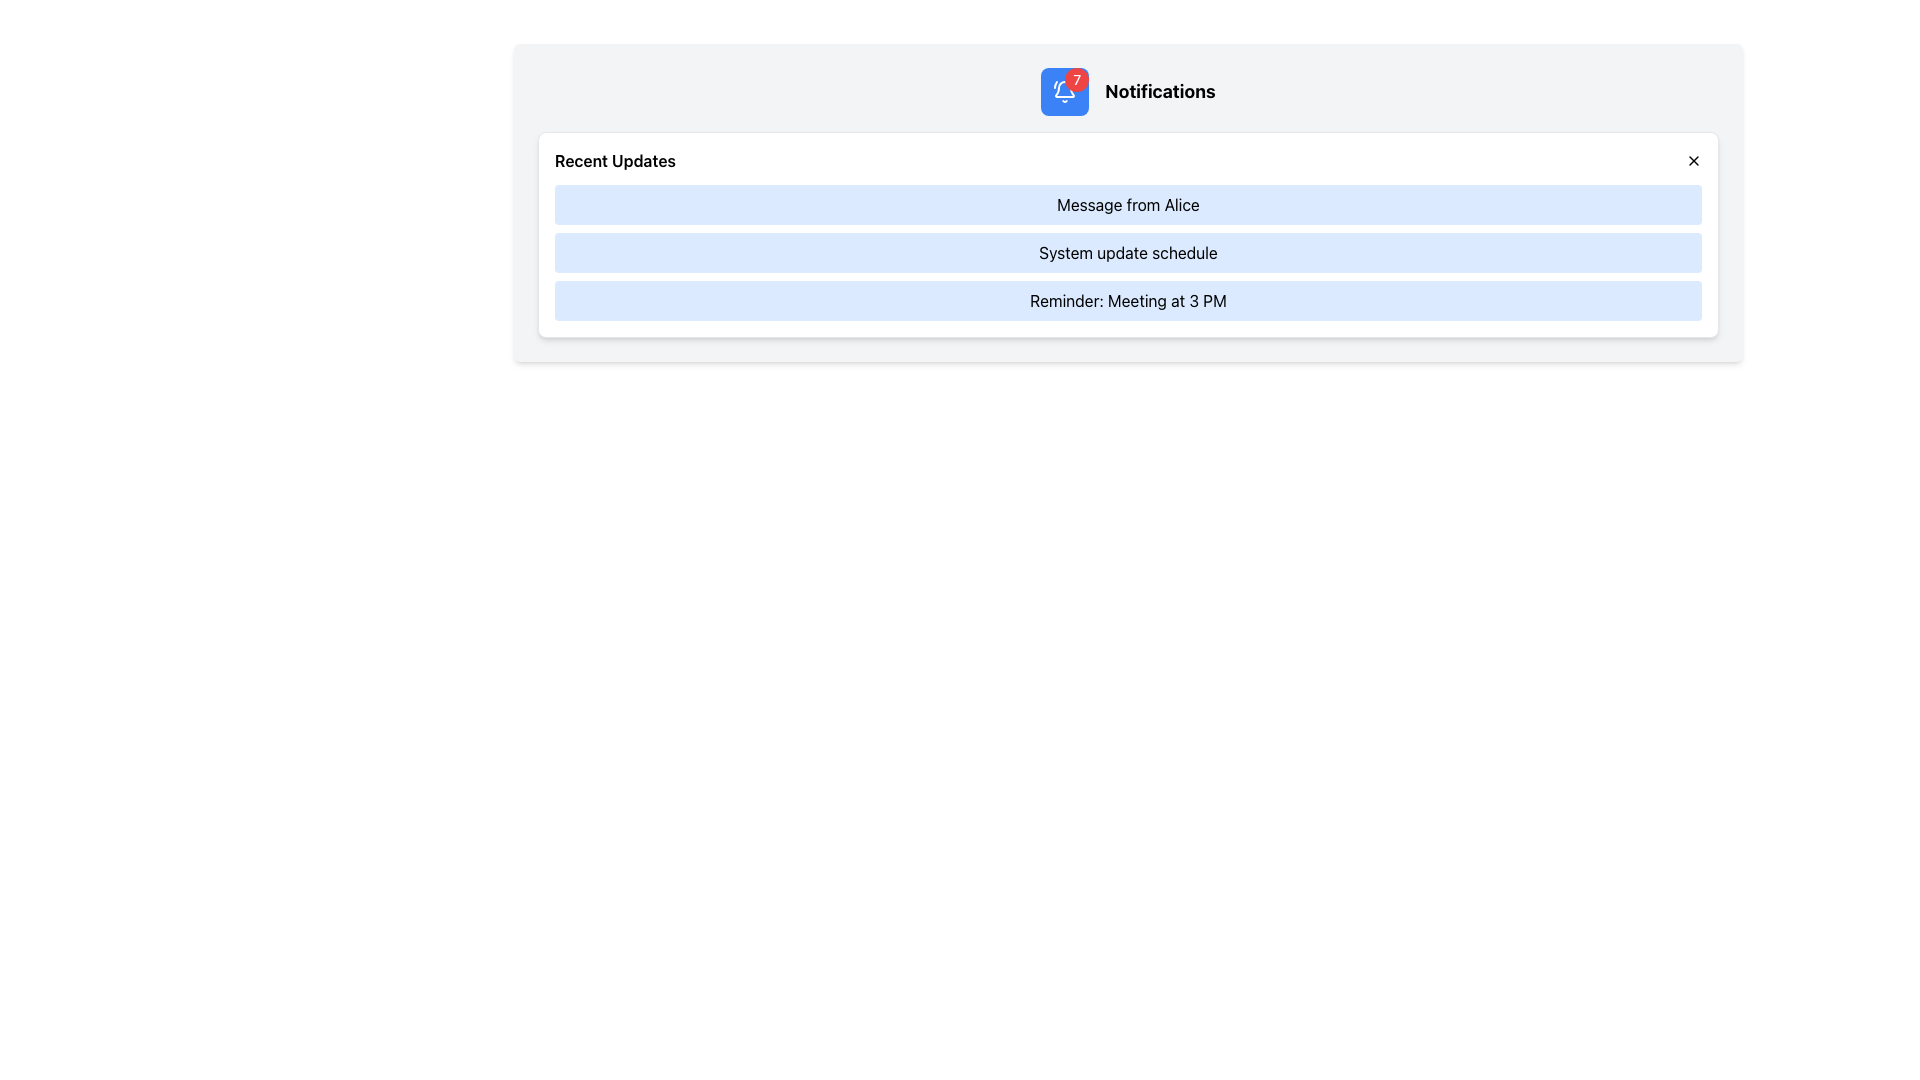 The width and height of the screenshot is (1920, 1080). Describe the element at coordinates (1128, 300) in the screenshot. I see `text from the Notification banner displaying 'Reminder: Meeting at 3 PM' located in the 'Recent Updates' section` at that location.